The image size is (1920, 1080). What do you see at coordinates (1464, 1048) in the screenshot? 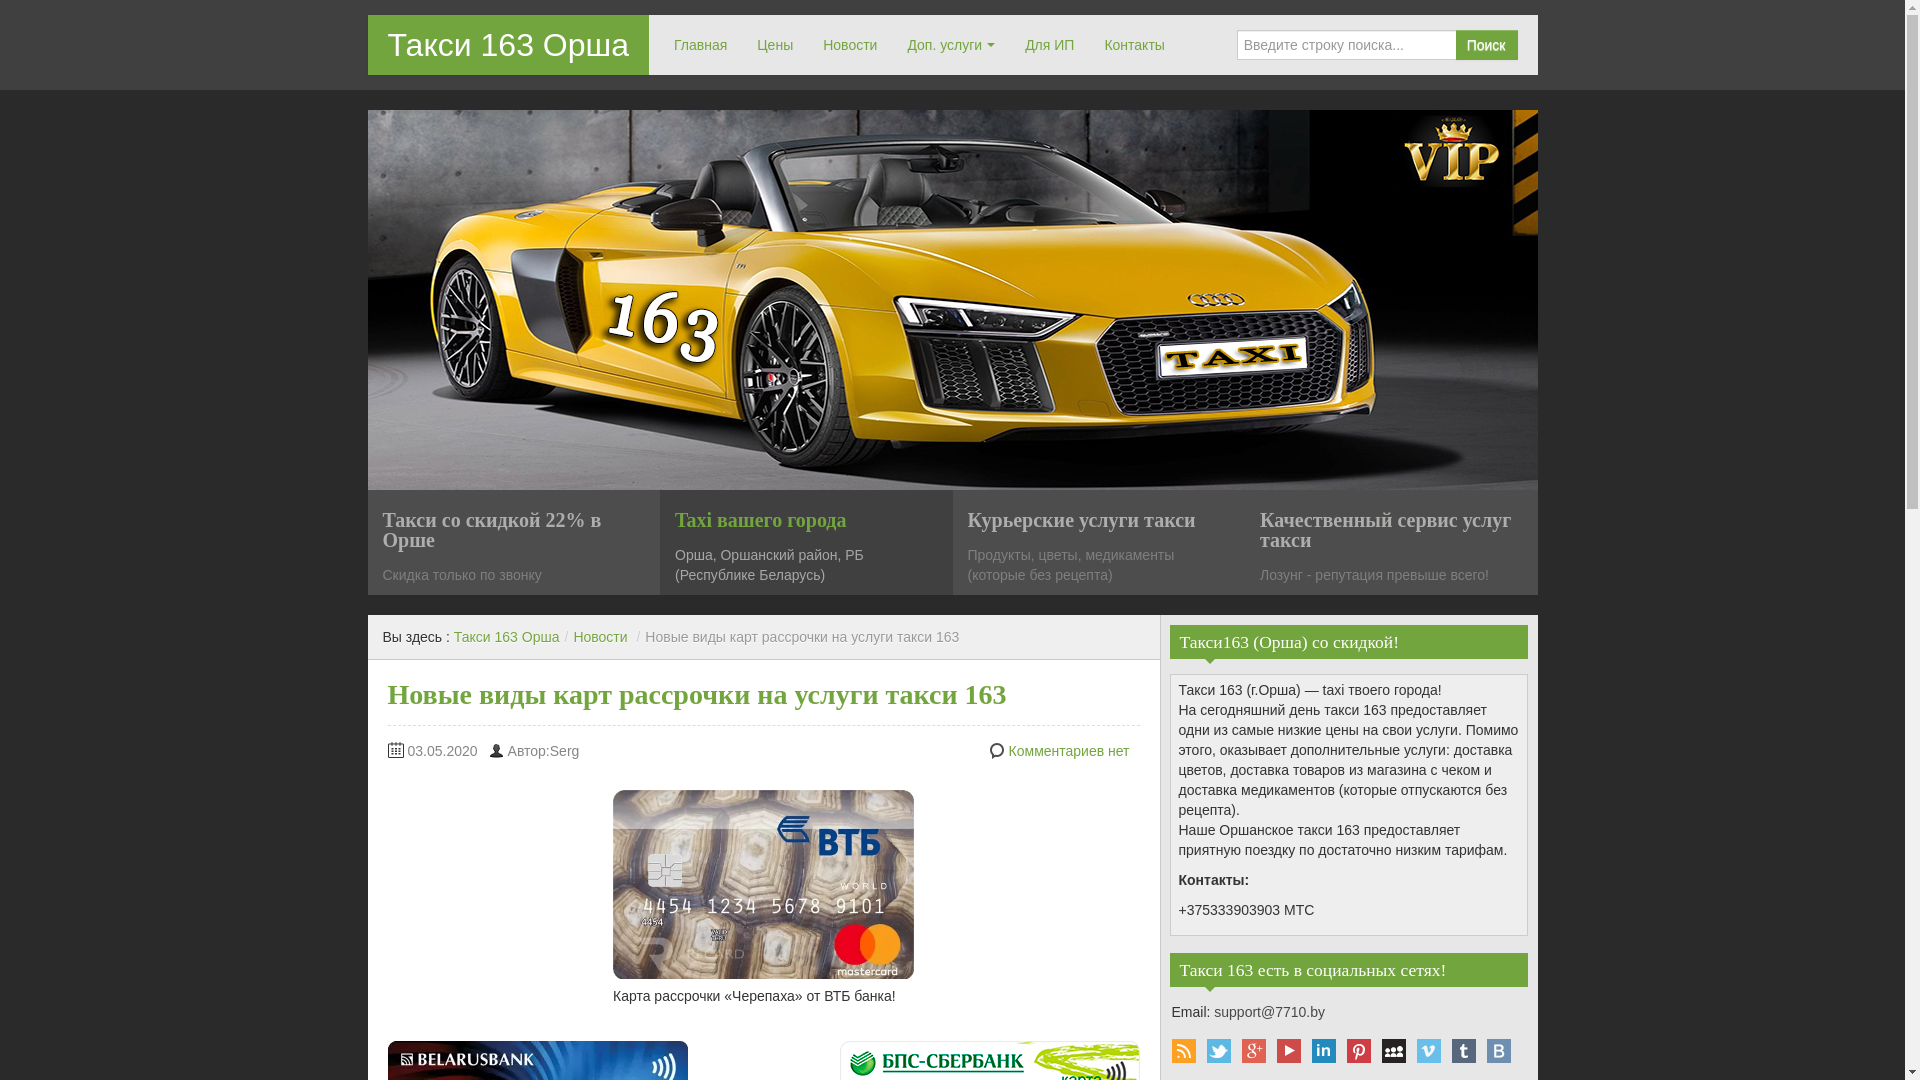
I see `'Tumblr'` at bounding box center [1464, 1048].